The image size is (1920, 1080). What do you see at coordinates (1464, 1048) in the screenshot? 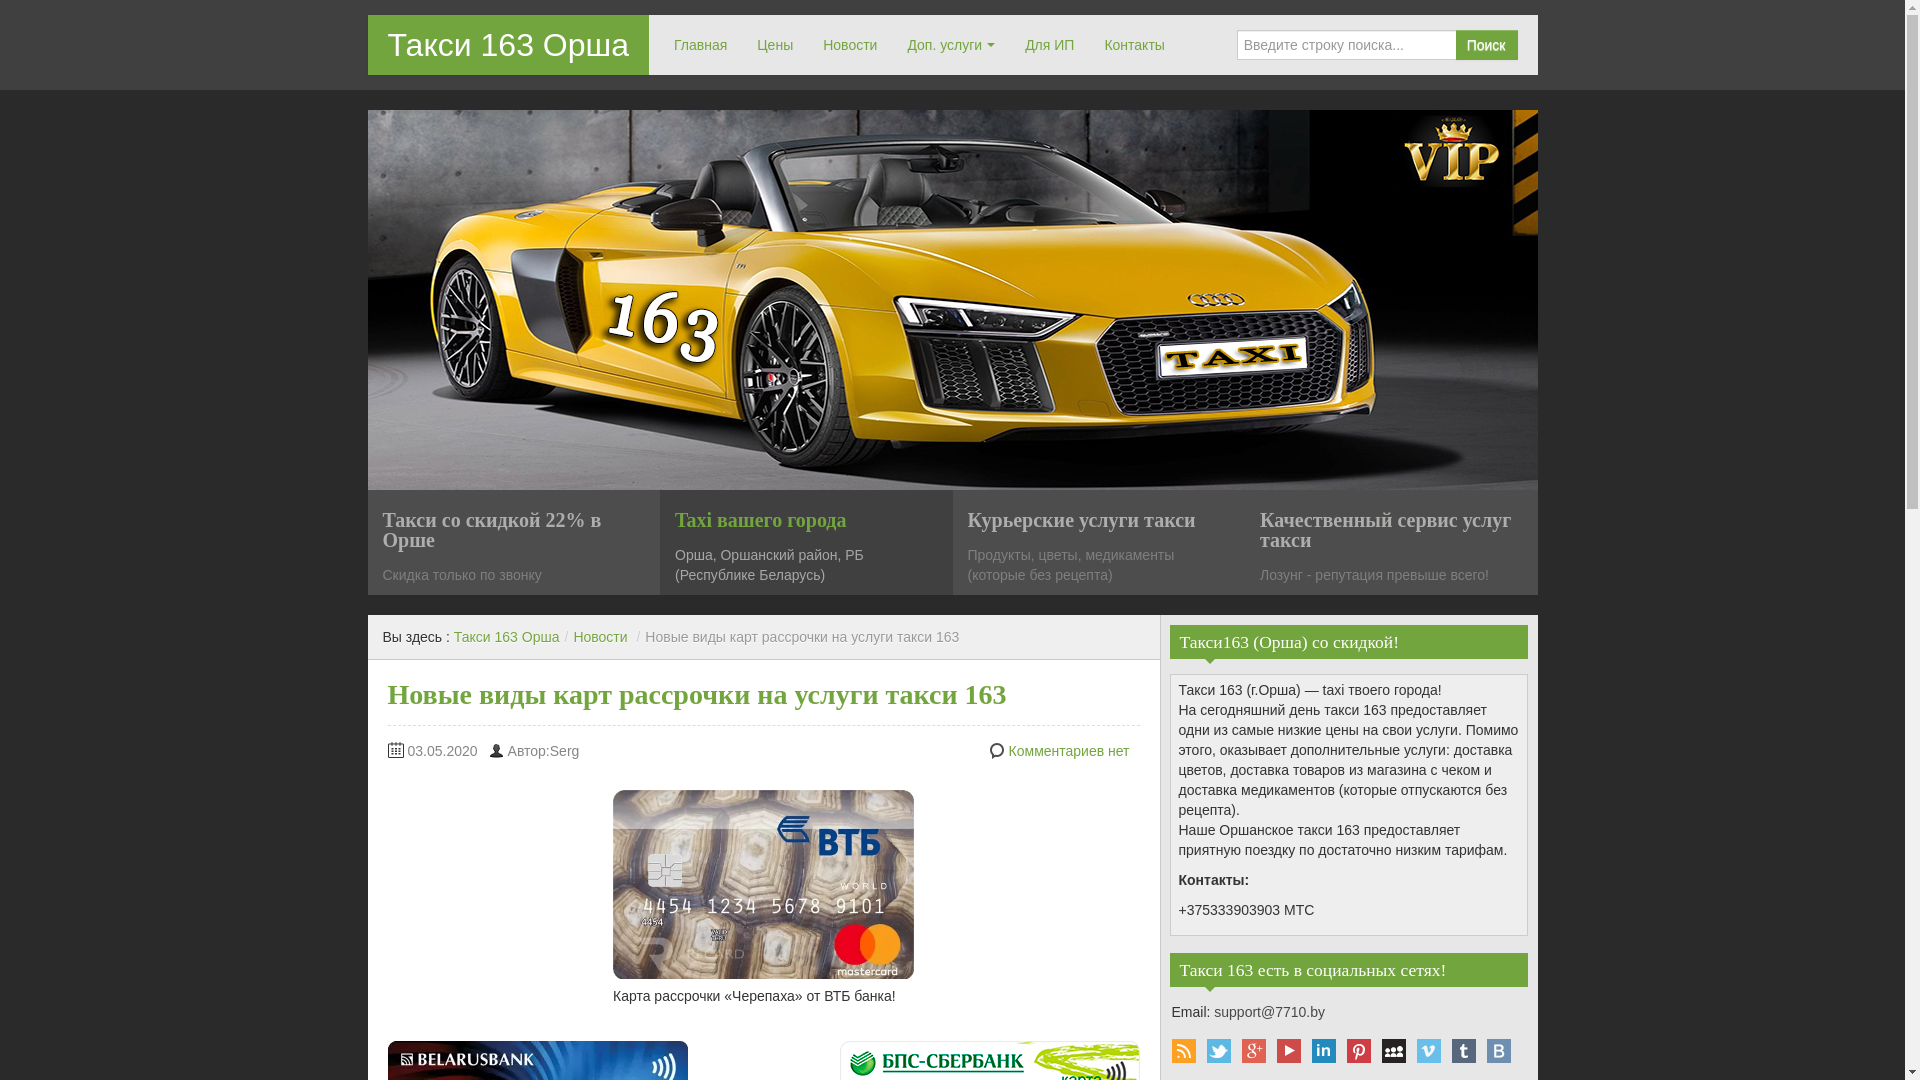
I see `'Tumblr'` at bounding box center [1464, 1048].